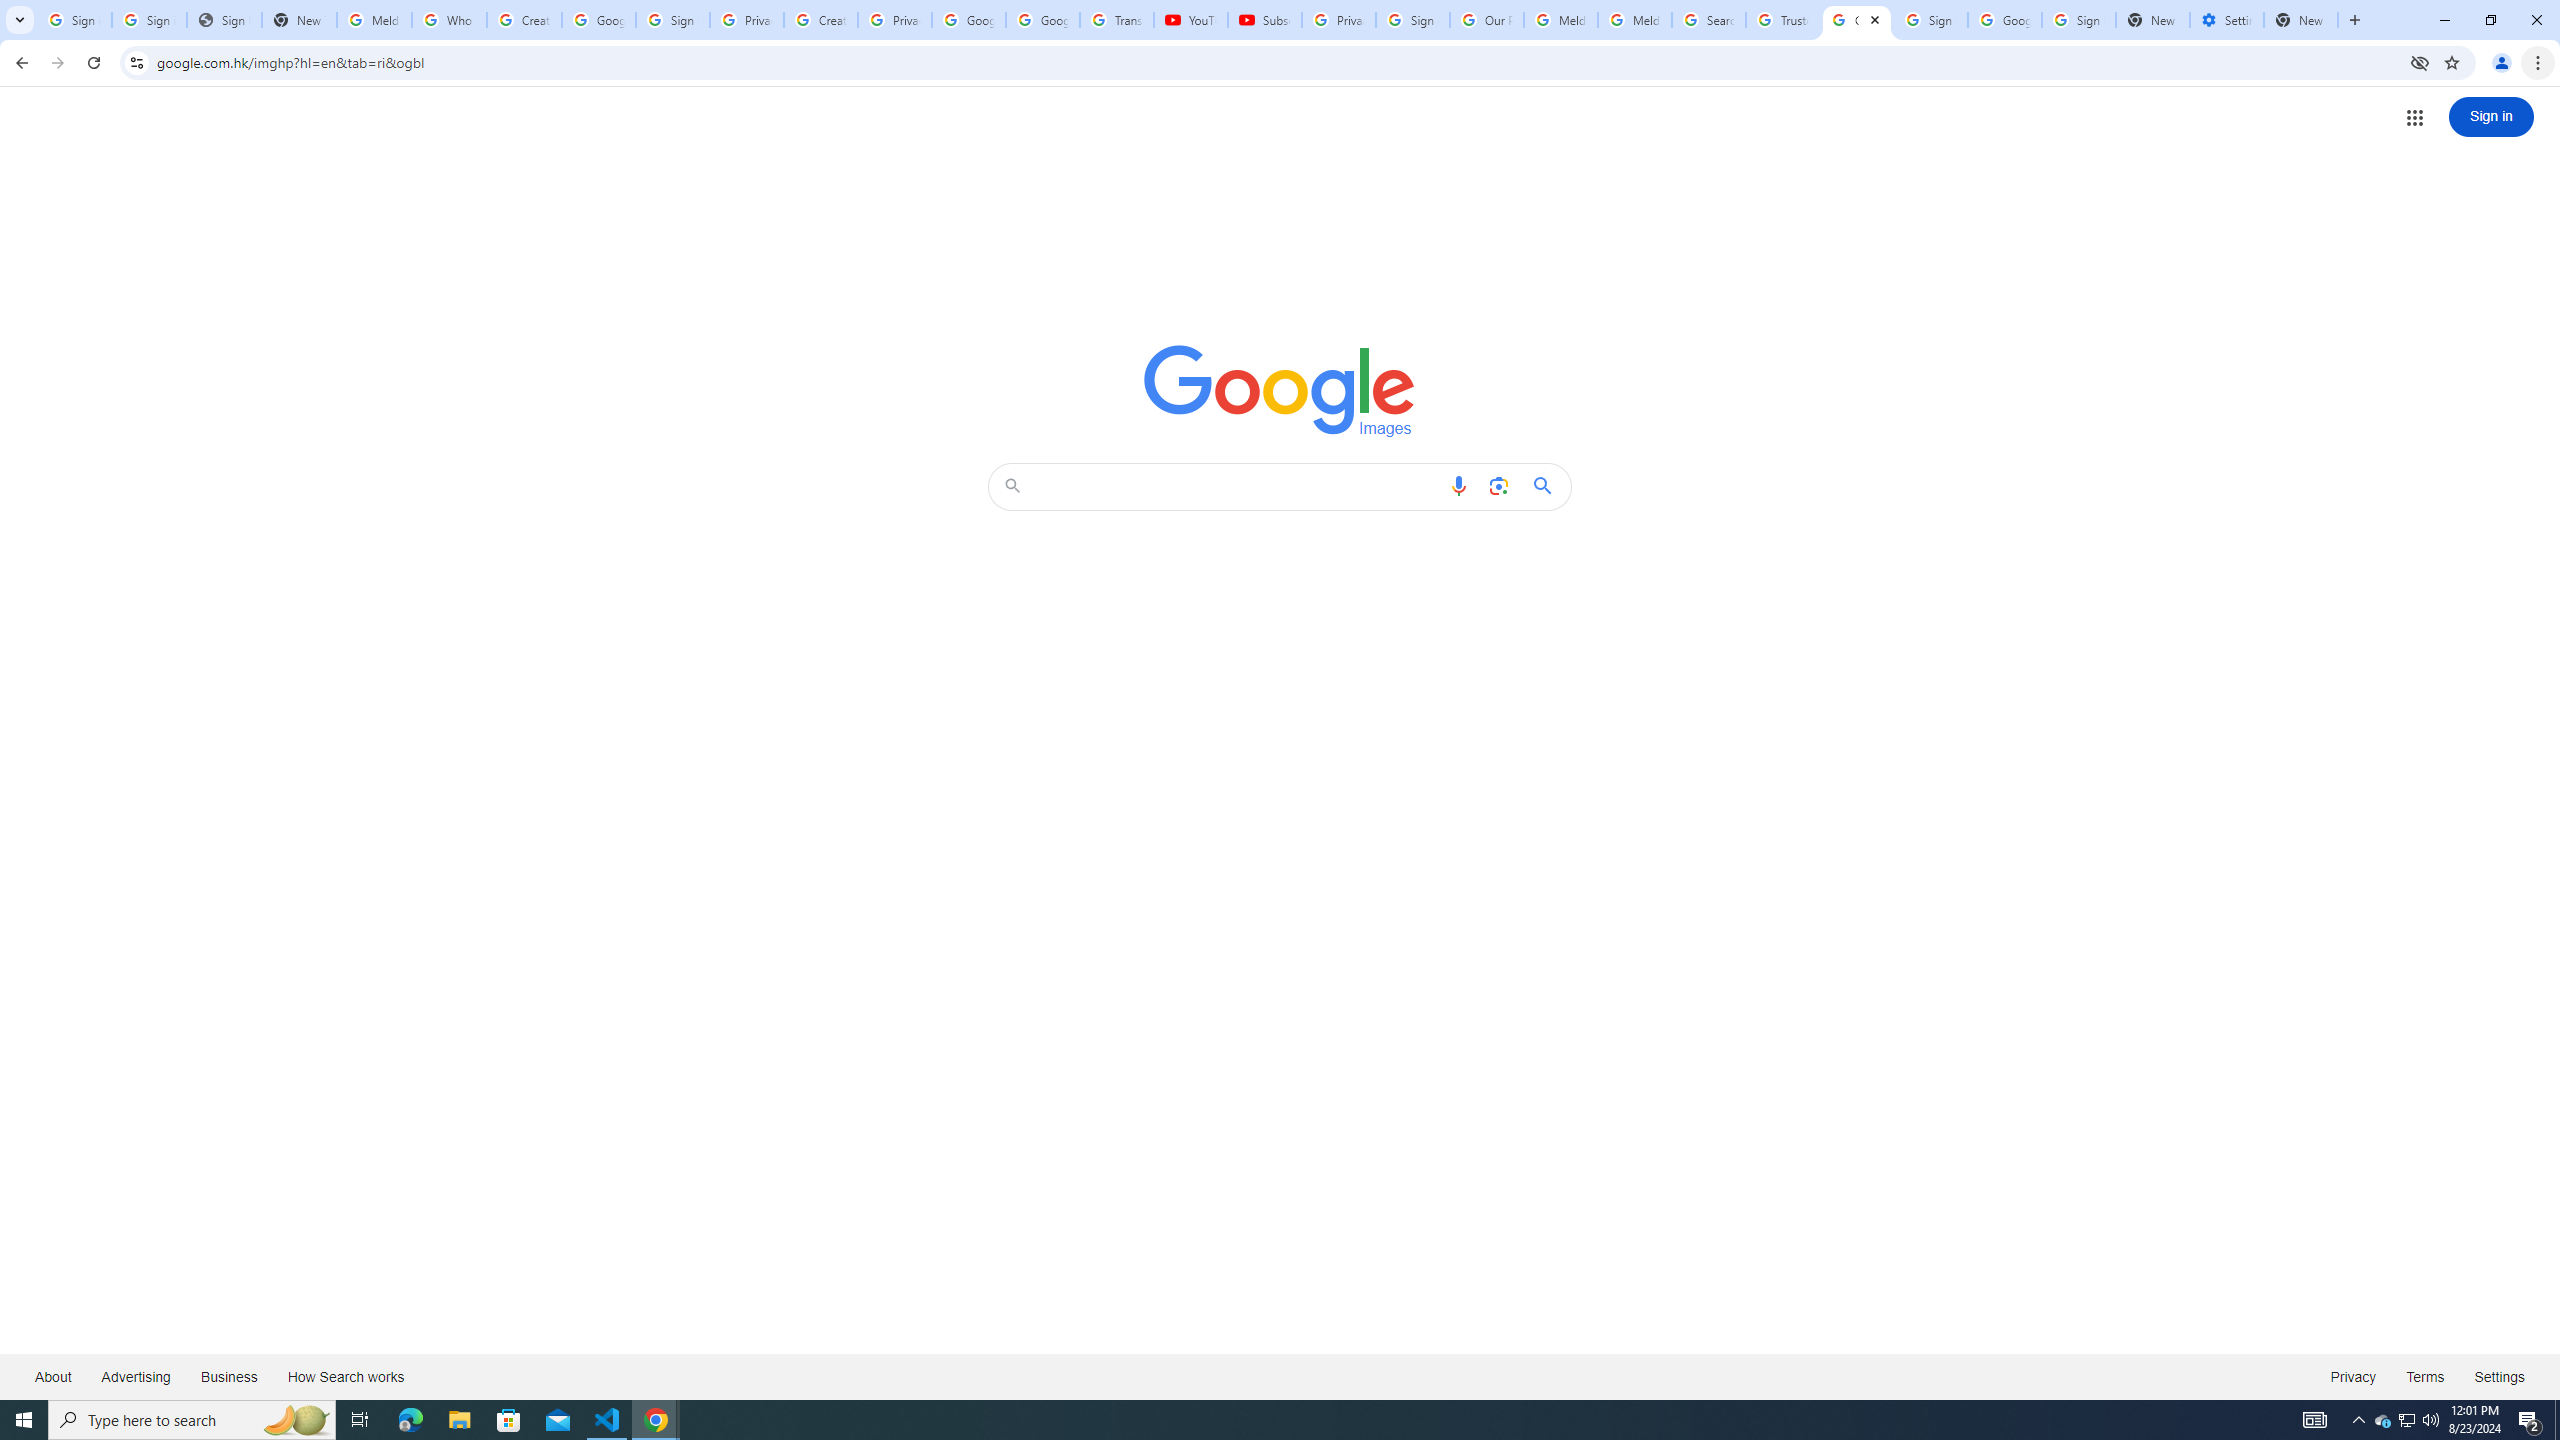  What do you see at coordinates (93, 62) in the screenshot?
I see `'Reload'` at bounding box center [93, 62].